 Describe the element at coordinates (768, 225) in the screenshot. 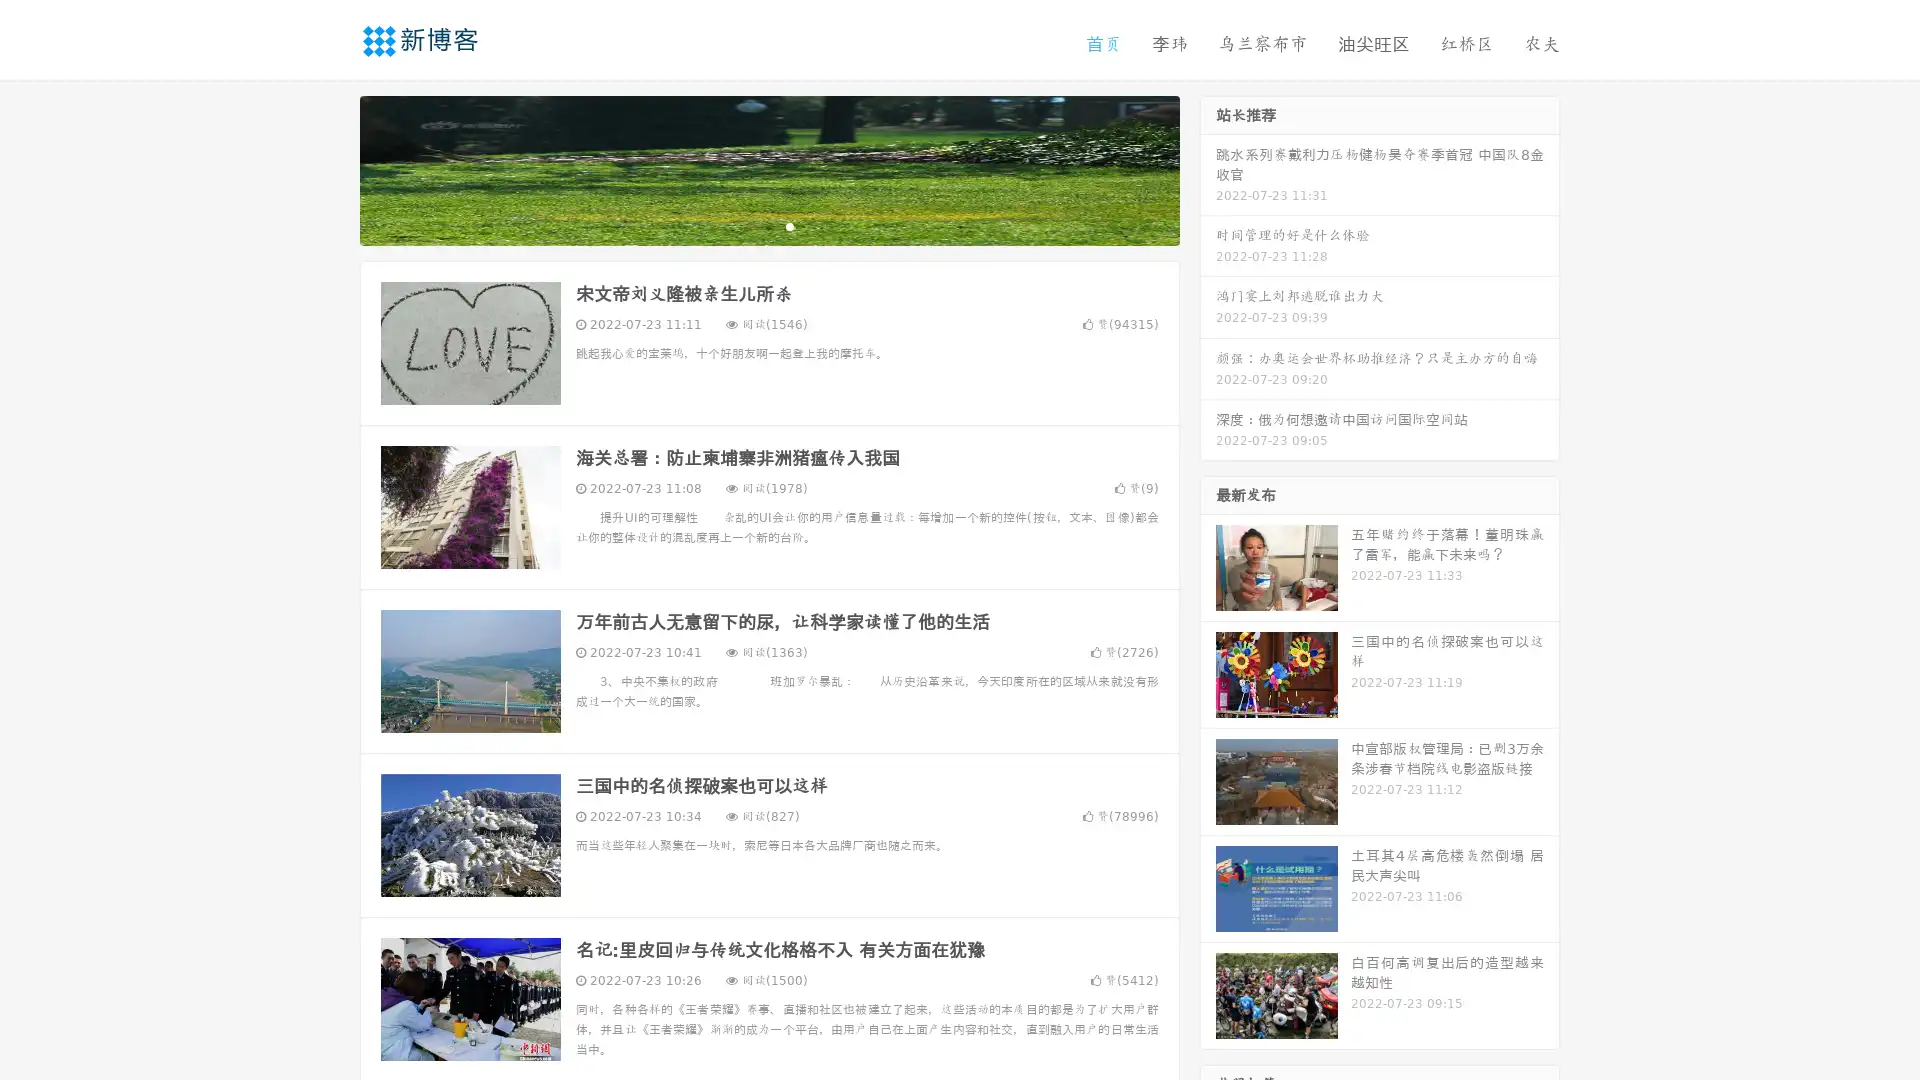

I see `Go to slide 2` at that location.